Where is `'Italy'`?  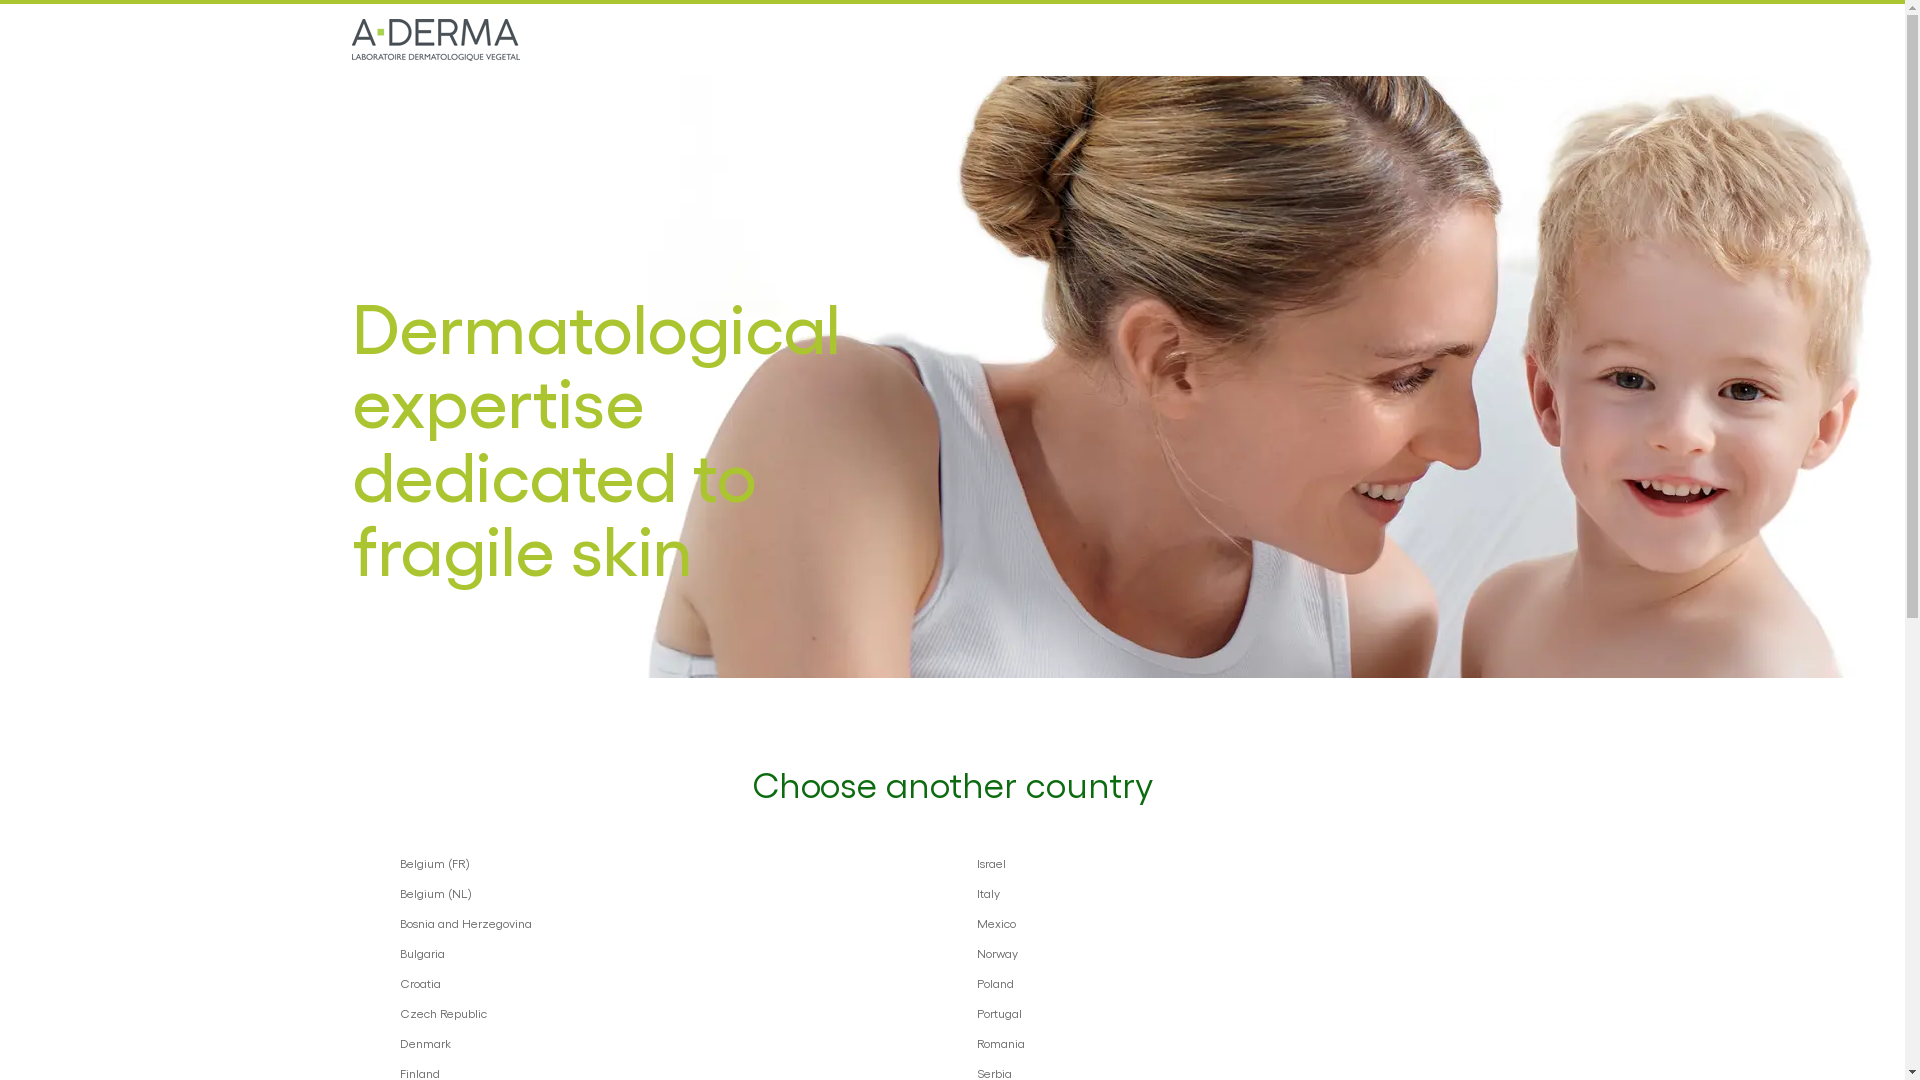
'Italy' is located at coordinates (1239, 892).